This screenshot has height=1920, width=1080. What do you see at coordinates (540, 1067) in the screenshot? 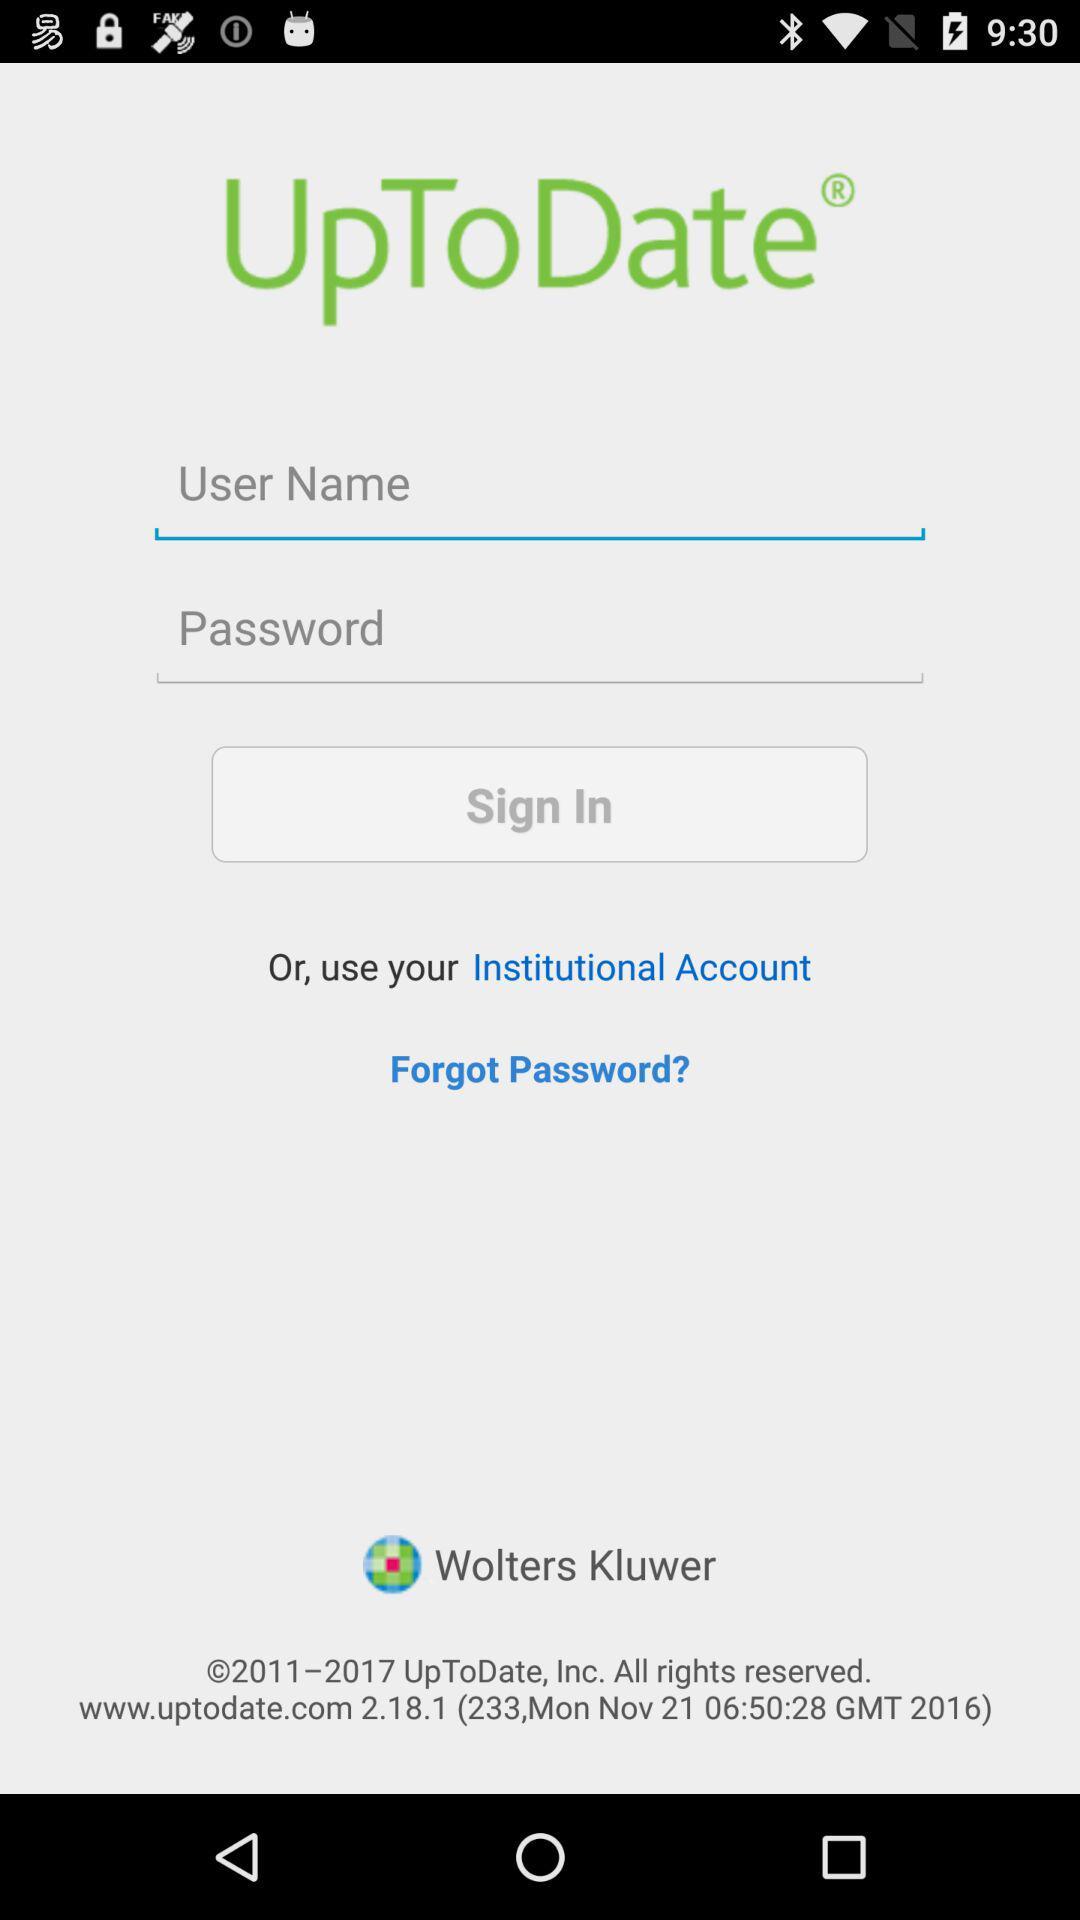
I see `the forgot password? app` at bounding box center [540, 1067].